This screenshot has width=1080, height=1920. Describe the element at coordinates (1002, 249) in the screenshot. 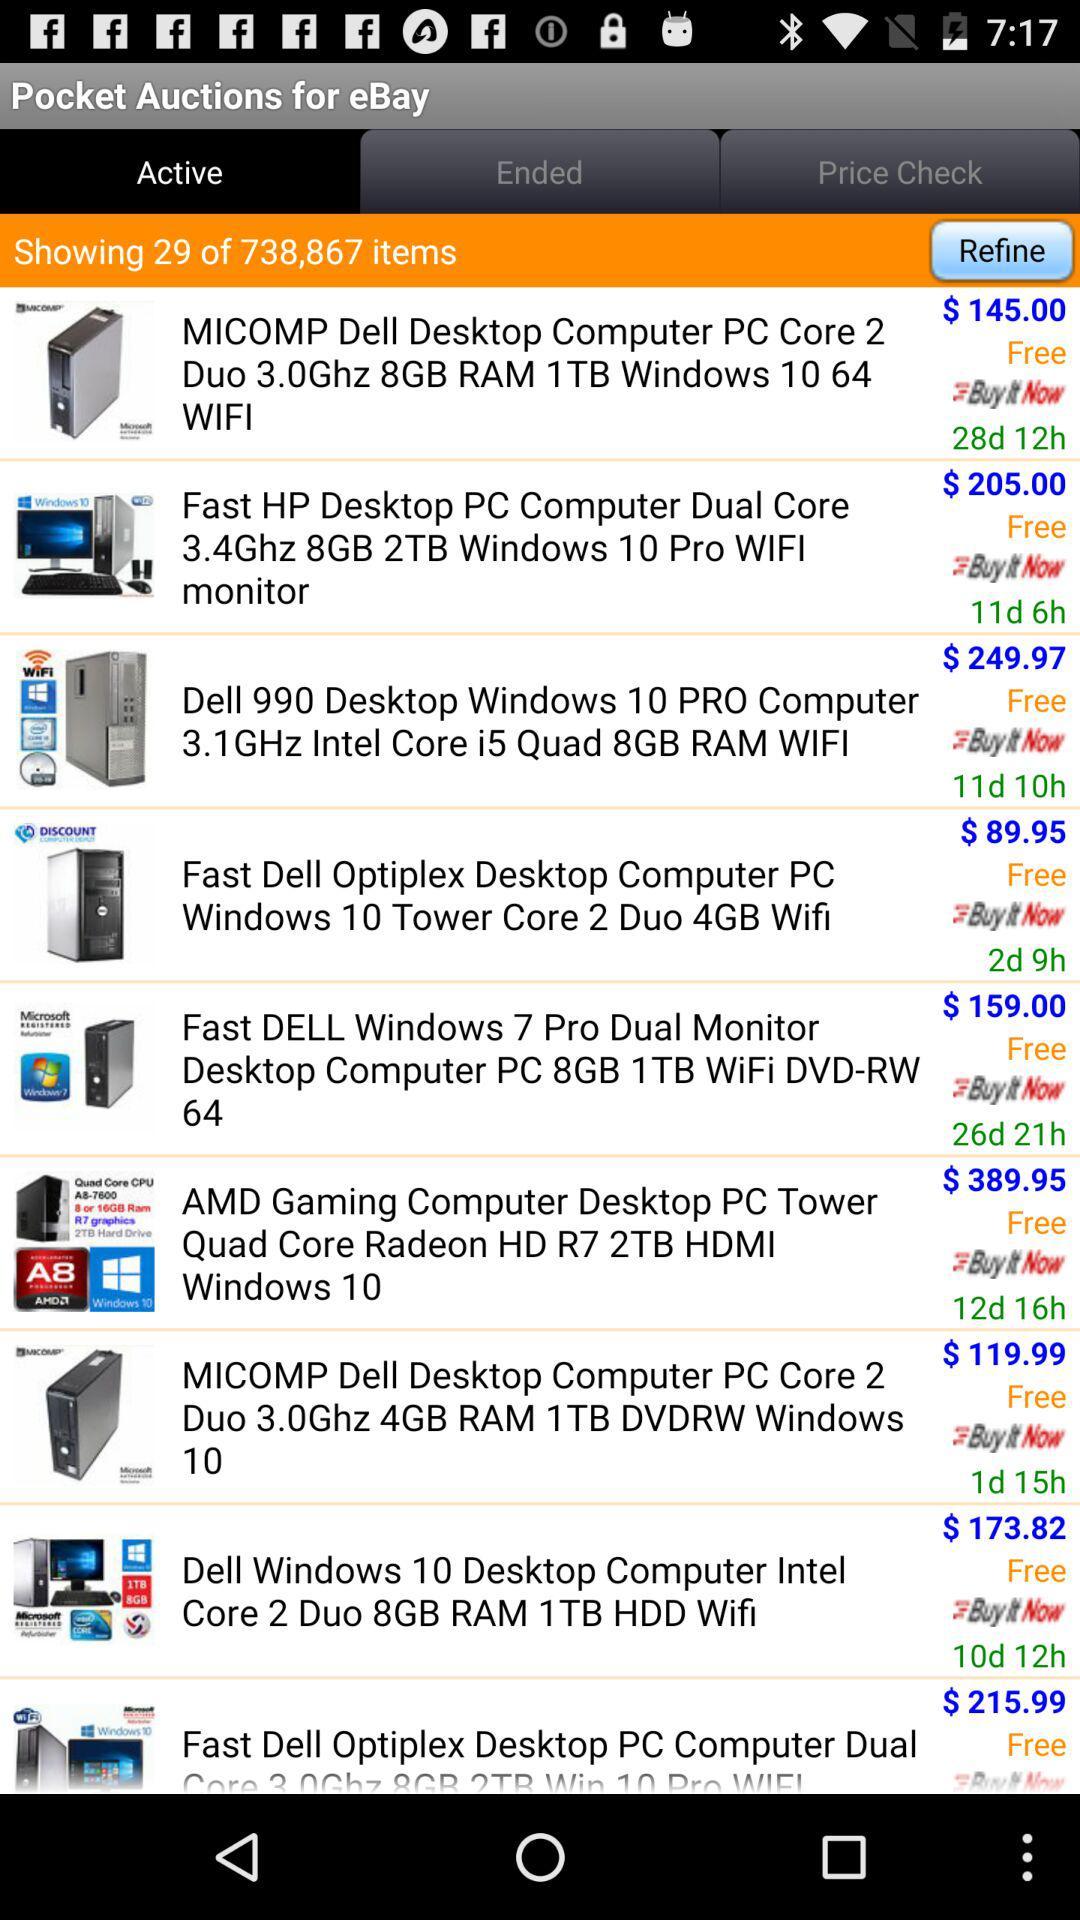

I see `the app next to the showing 29 of` at that location.